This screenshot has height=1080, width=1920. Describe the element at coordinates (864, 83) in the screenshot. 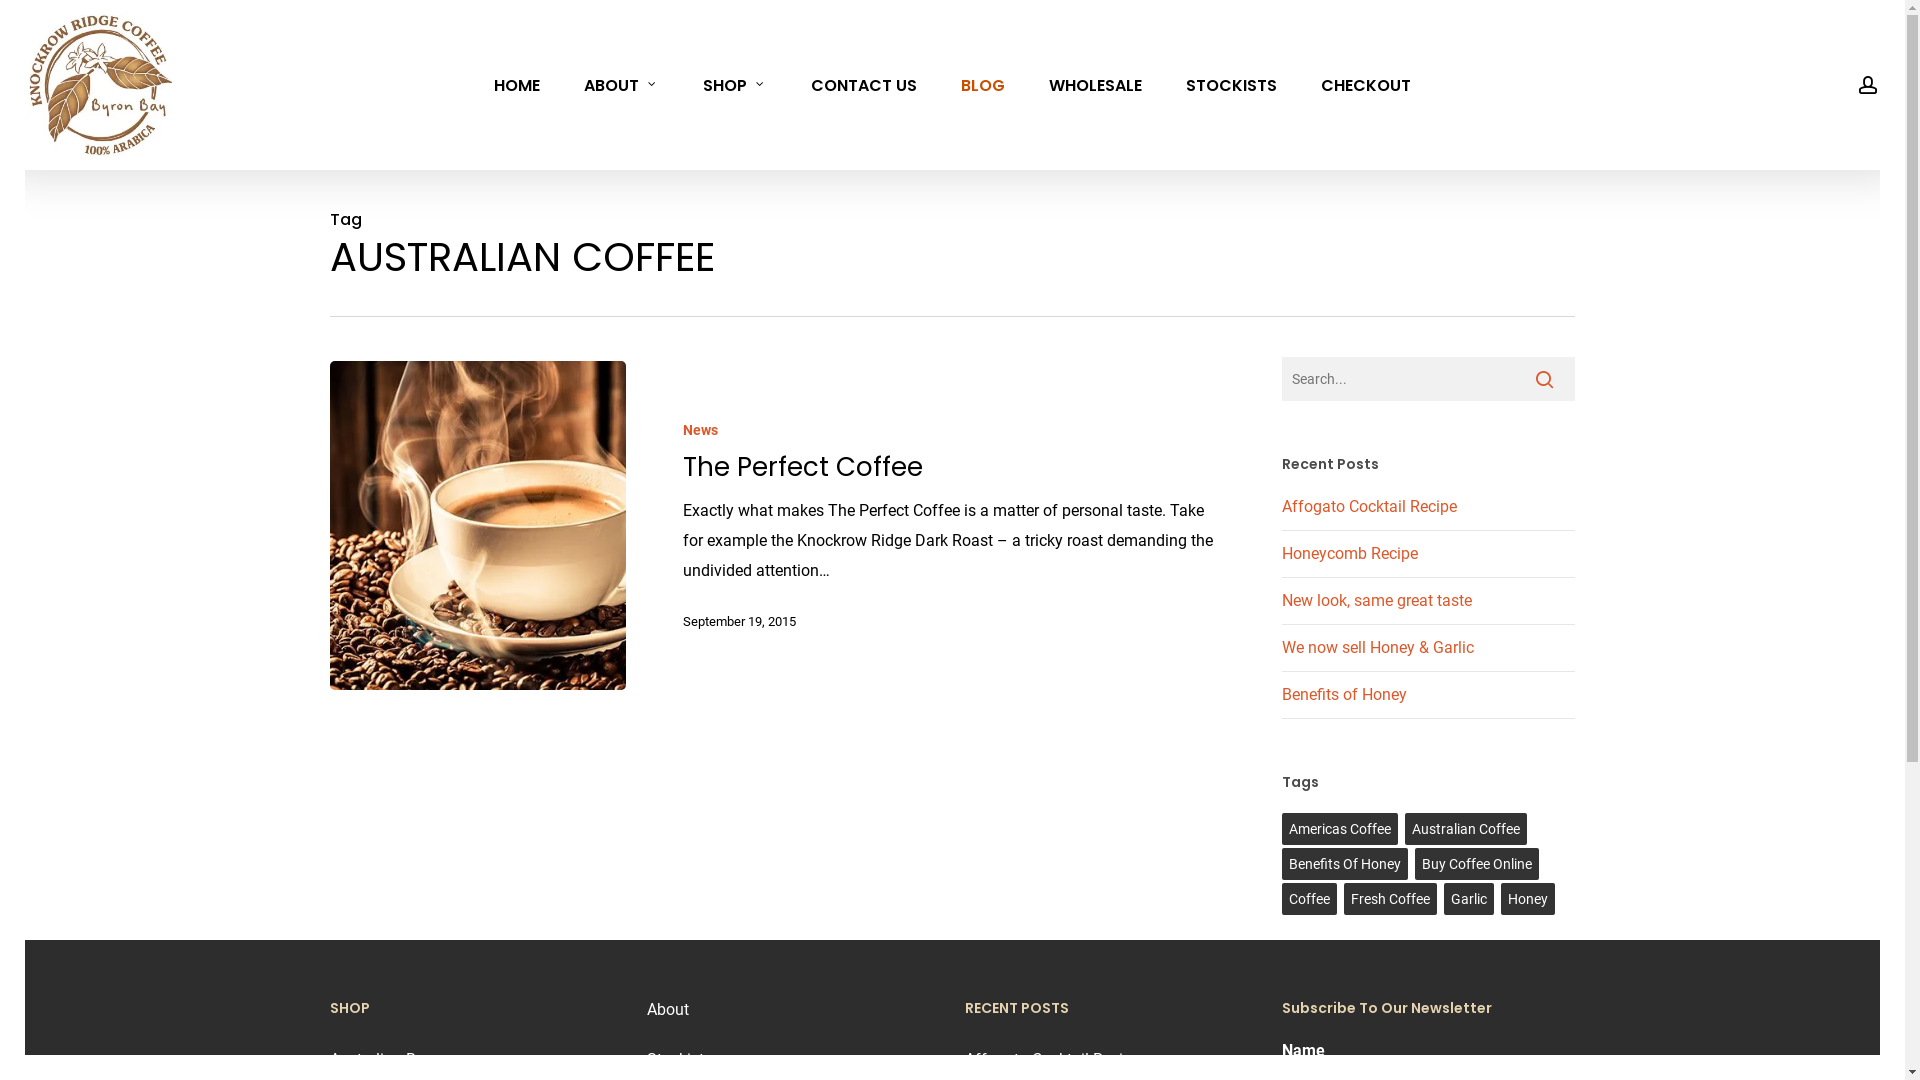

I see `'CONTACT US'` at that location.